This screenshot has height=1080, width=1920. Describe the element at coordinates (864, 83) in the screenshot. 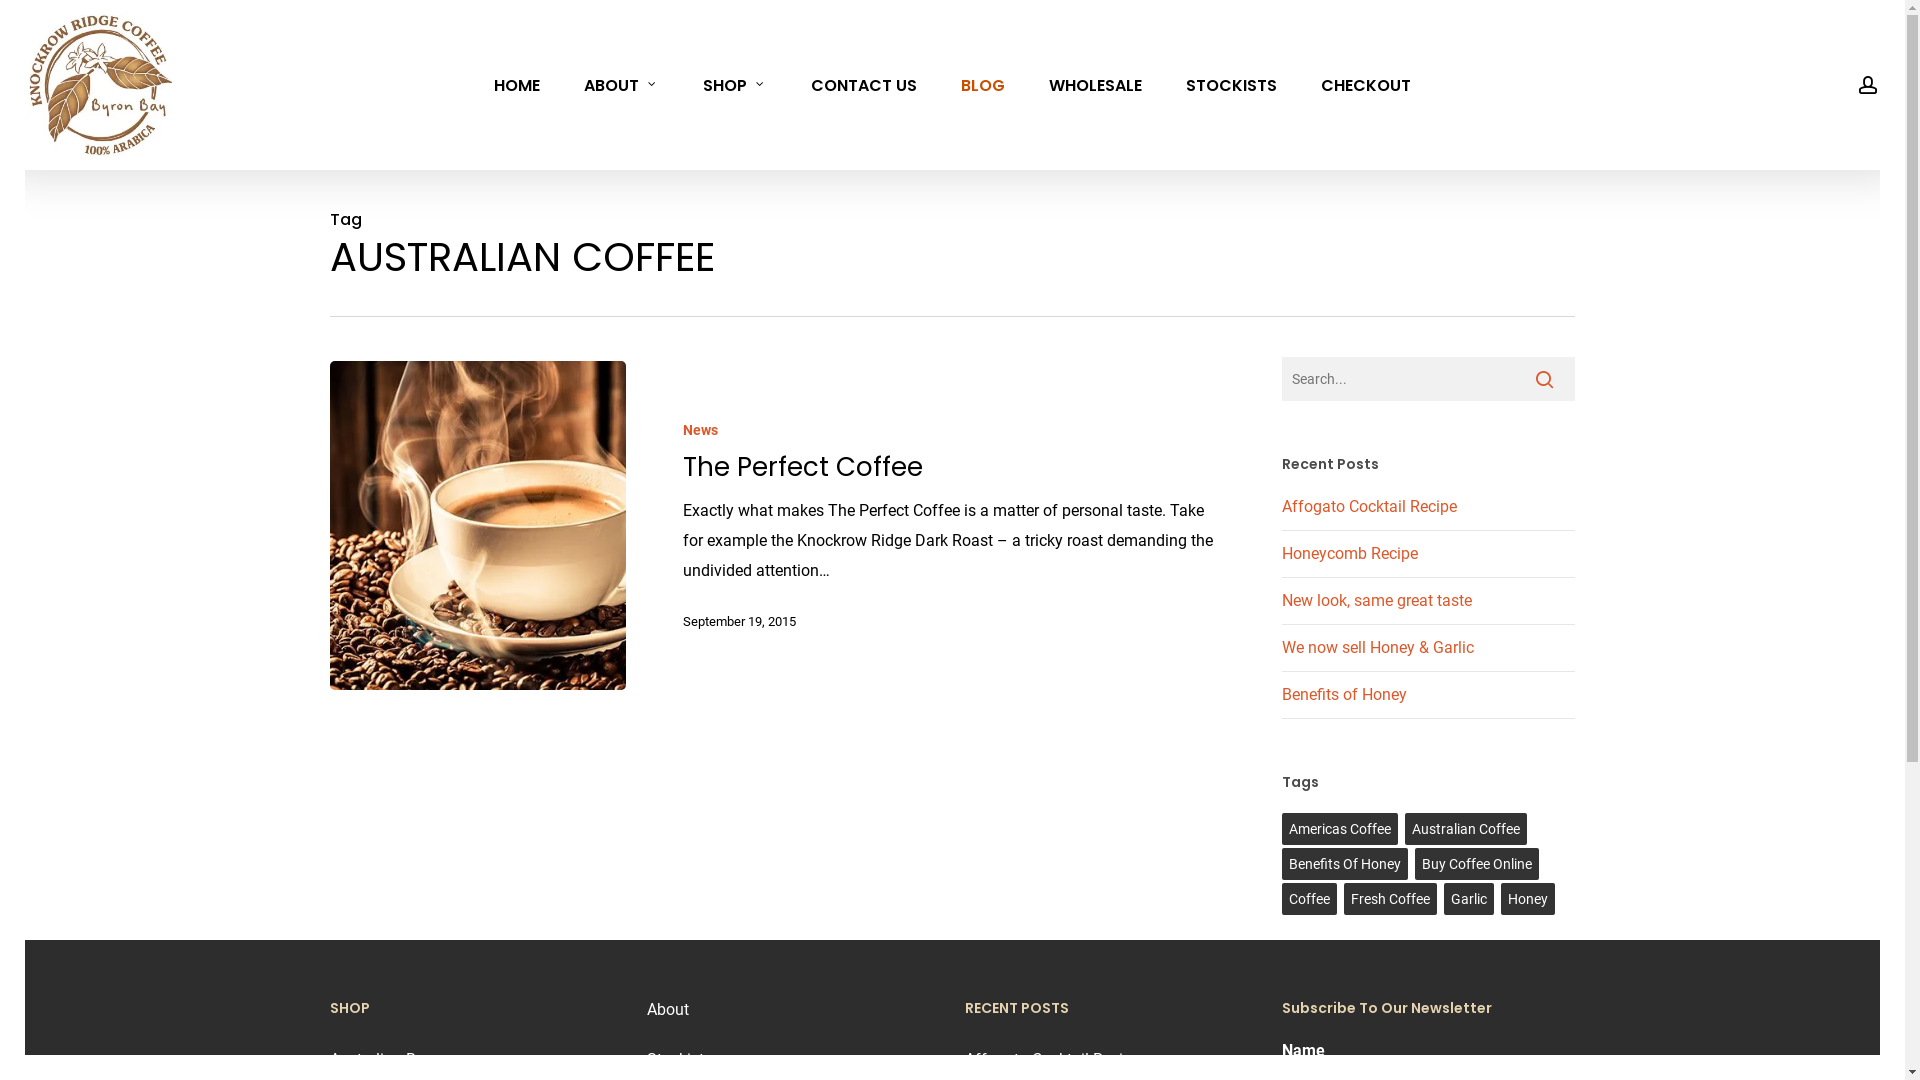

I see `'CONTACT US'` at that location.